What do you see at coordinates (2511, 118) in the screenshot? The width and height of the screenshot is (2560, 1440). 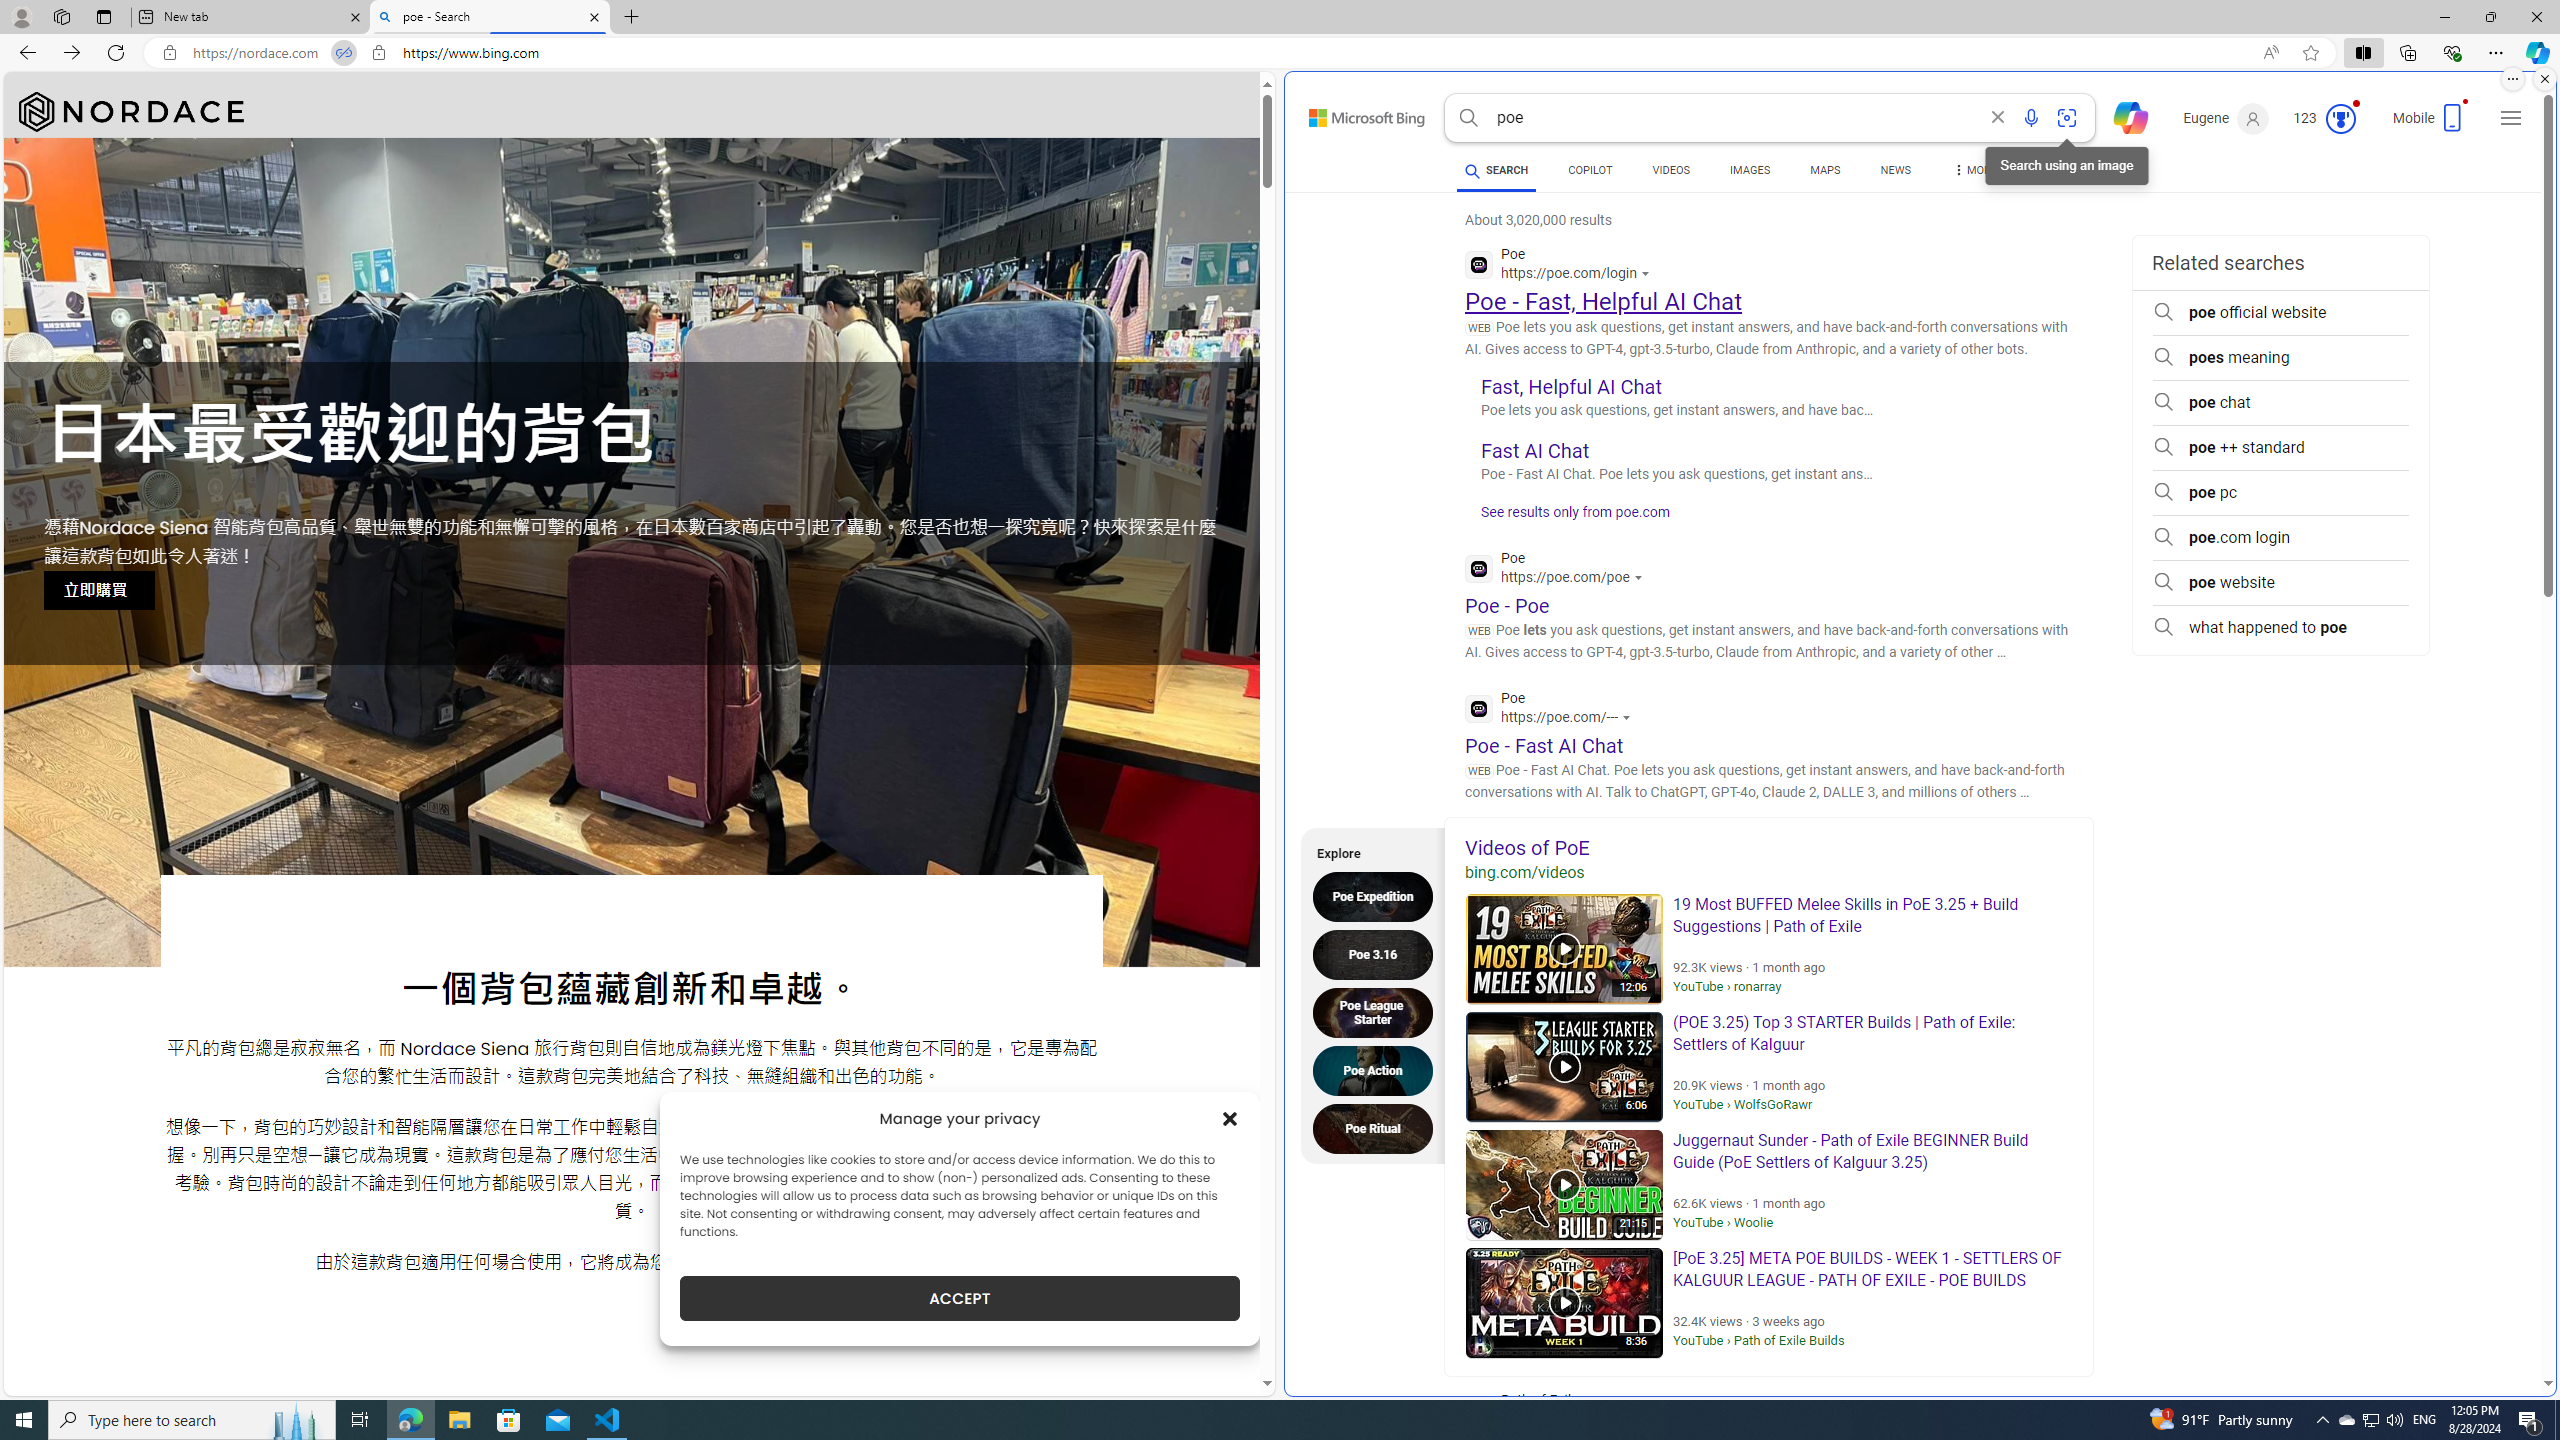 I see `'Settings and quick links'` at bounding box center [2511, 118].